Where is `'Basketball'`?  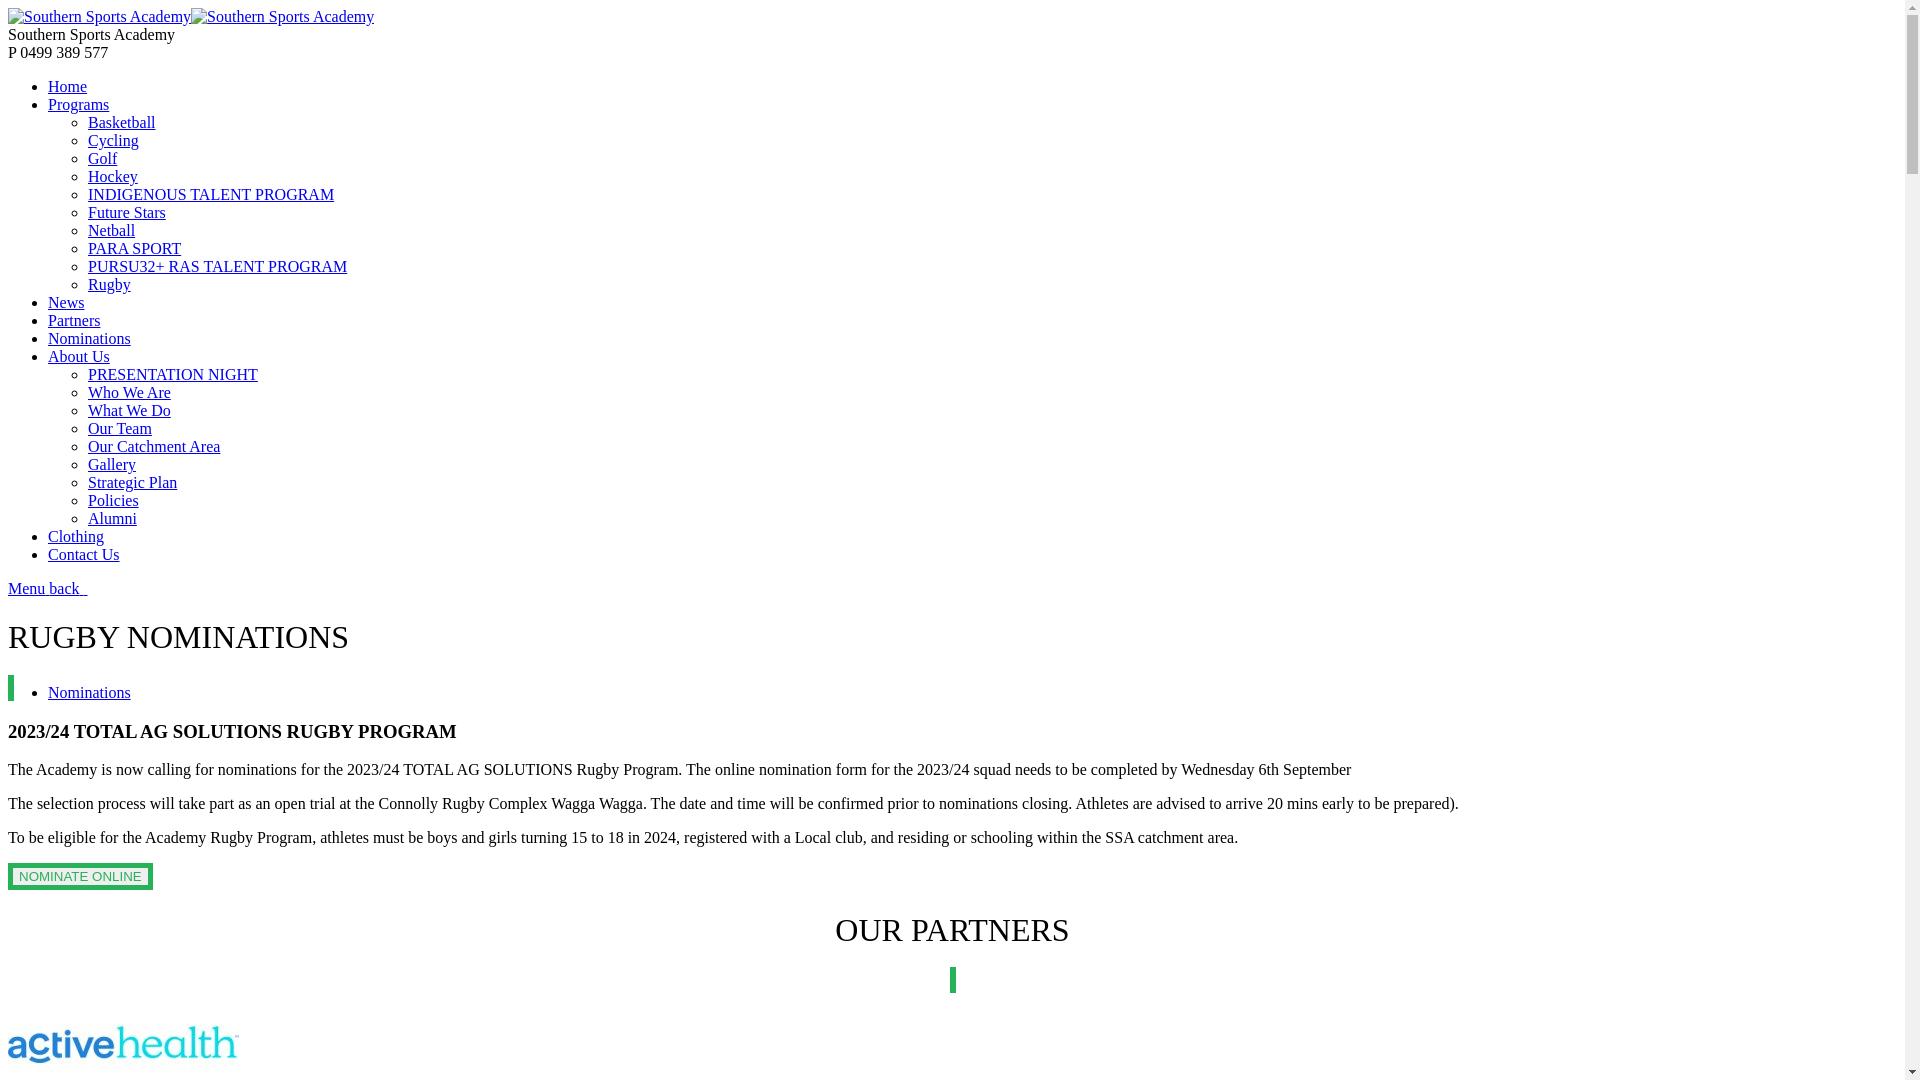 'Basketball' is located at coordinates (120, 122).